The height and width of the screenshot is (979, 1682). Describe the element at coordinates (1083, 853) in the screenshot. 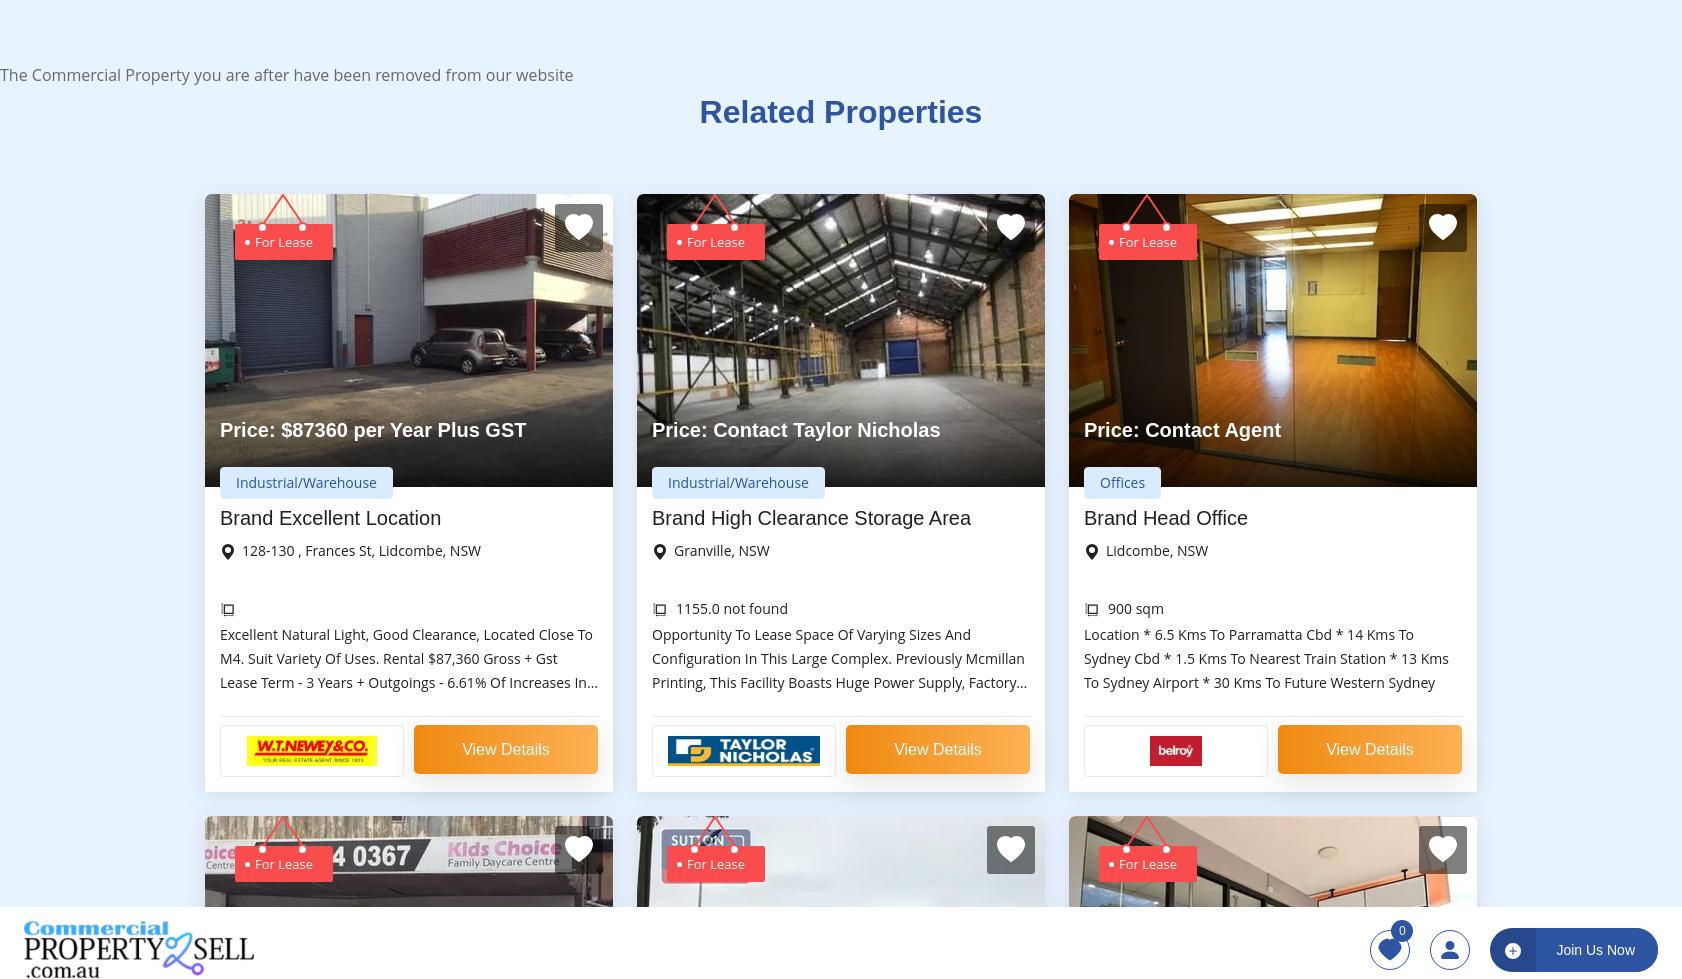

I see `'Brand Excellent Presentation'` at that location.